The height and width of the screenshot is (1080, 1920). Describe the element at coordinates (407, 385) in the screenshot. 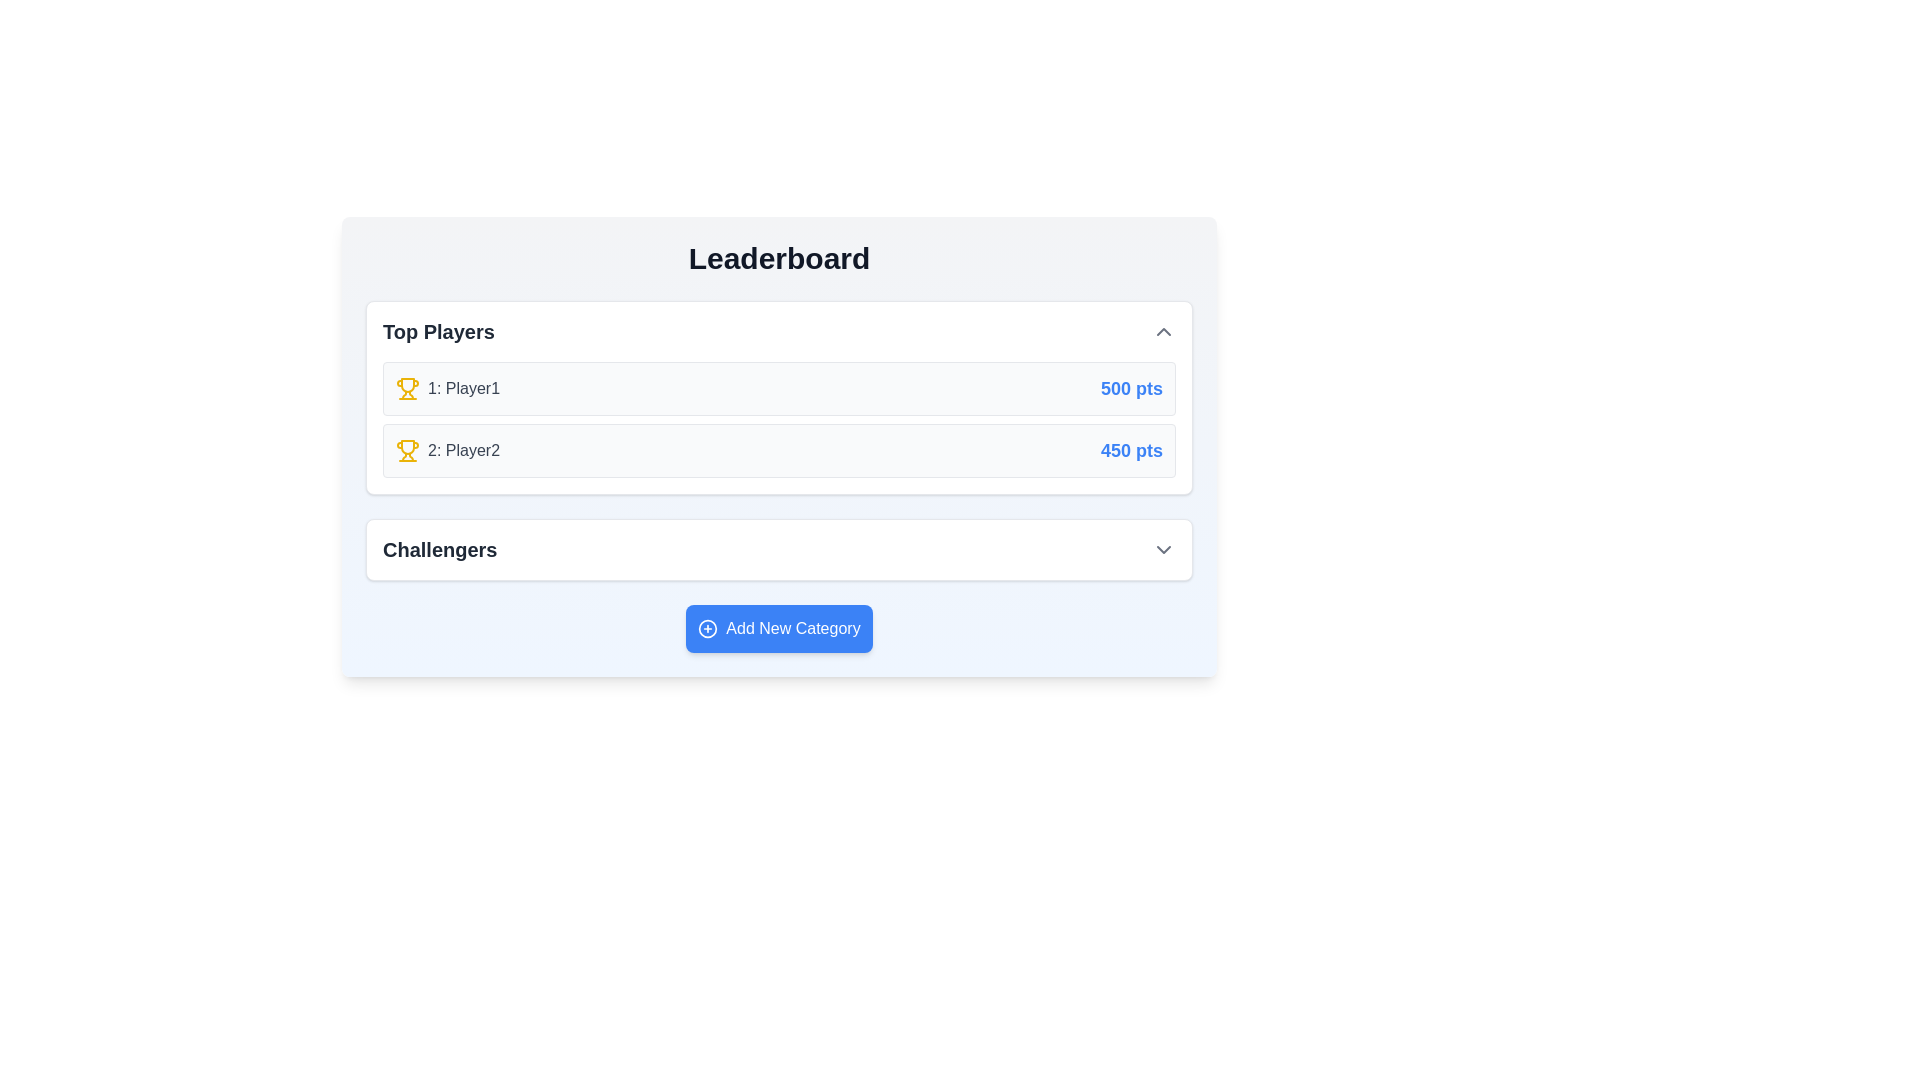

I see `the achievement icon located in the 'Top Players' section, adjacent to the text '1: Player1'` at that location.